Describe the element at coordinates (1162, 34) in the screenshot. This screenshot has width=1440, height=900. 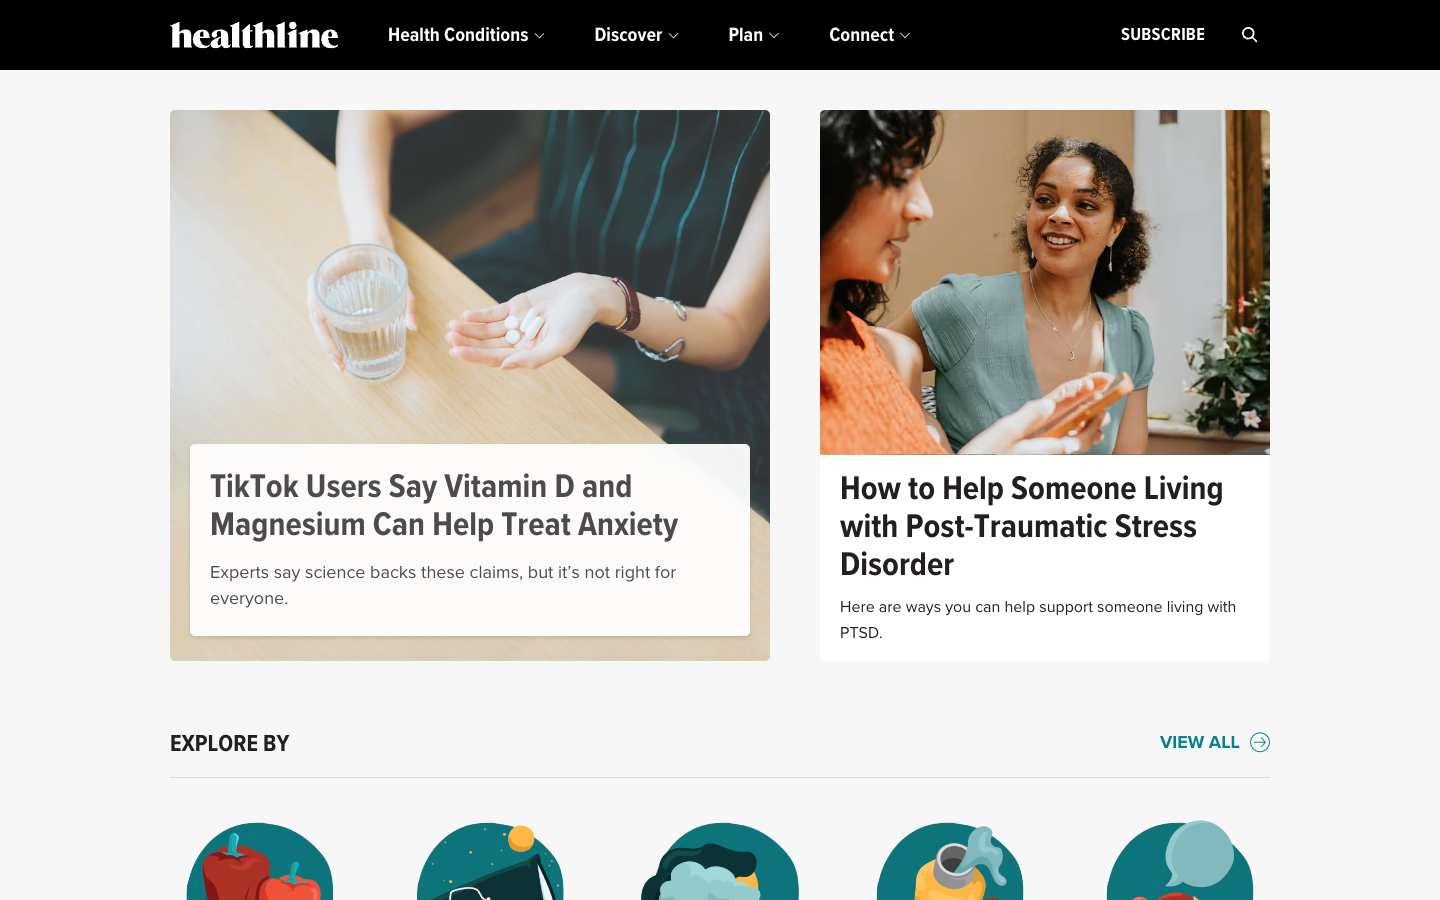
I see `Subscribe the heathline newsletter` at that location.